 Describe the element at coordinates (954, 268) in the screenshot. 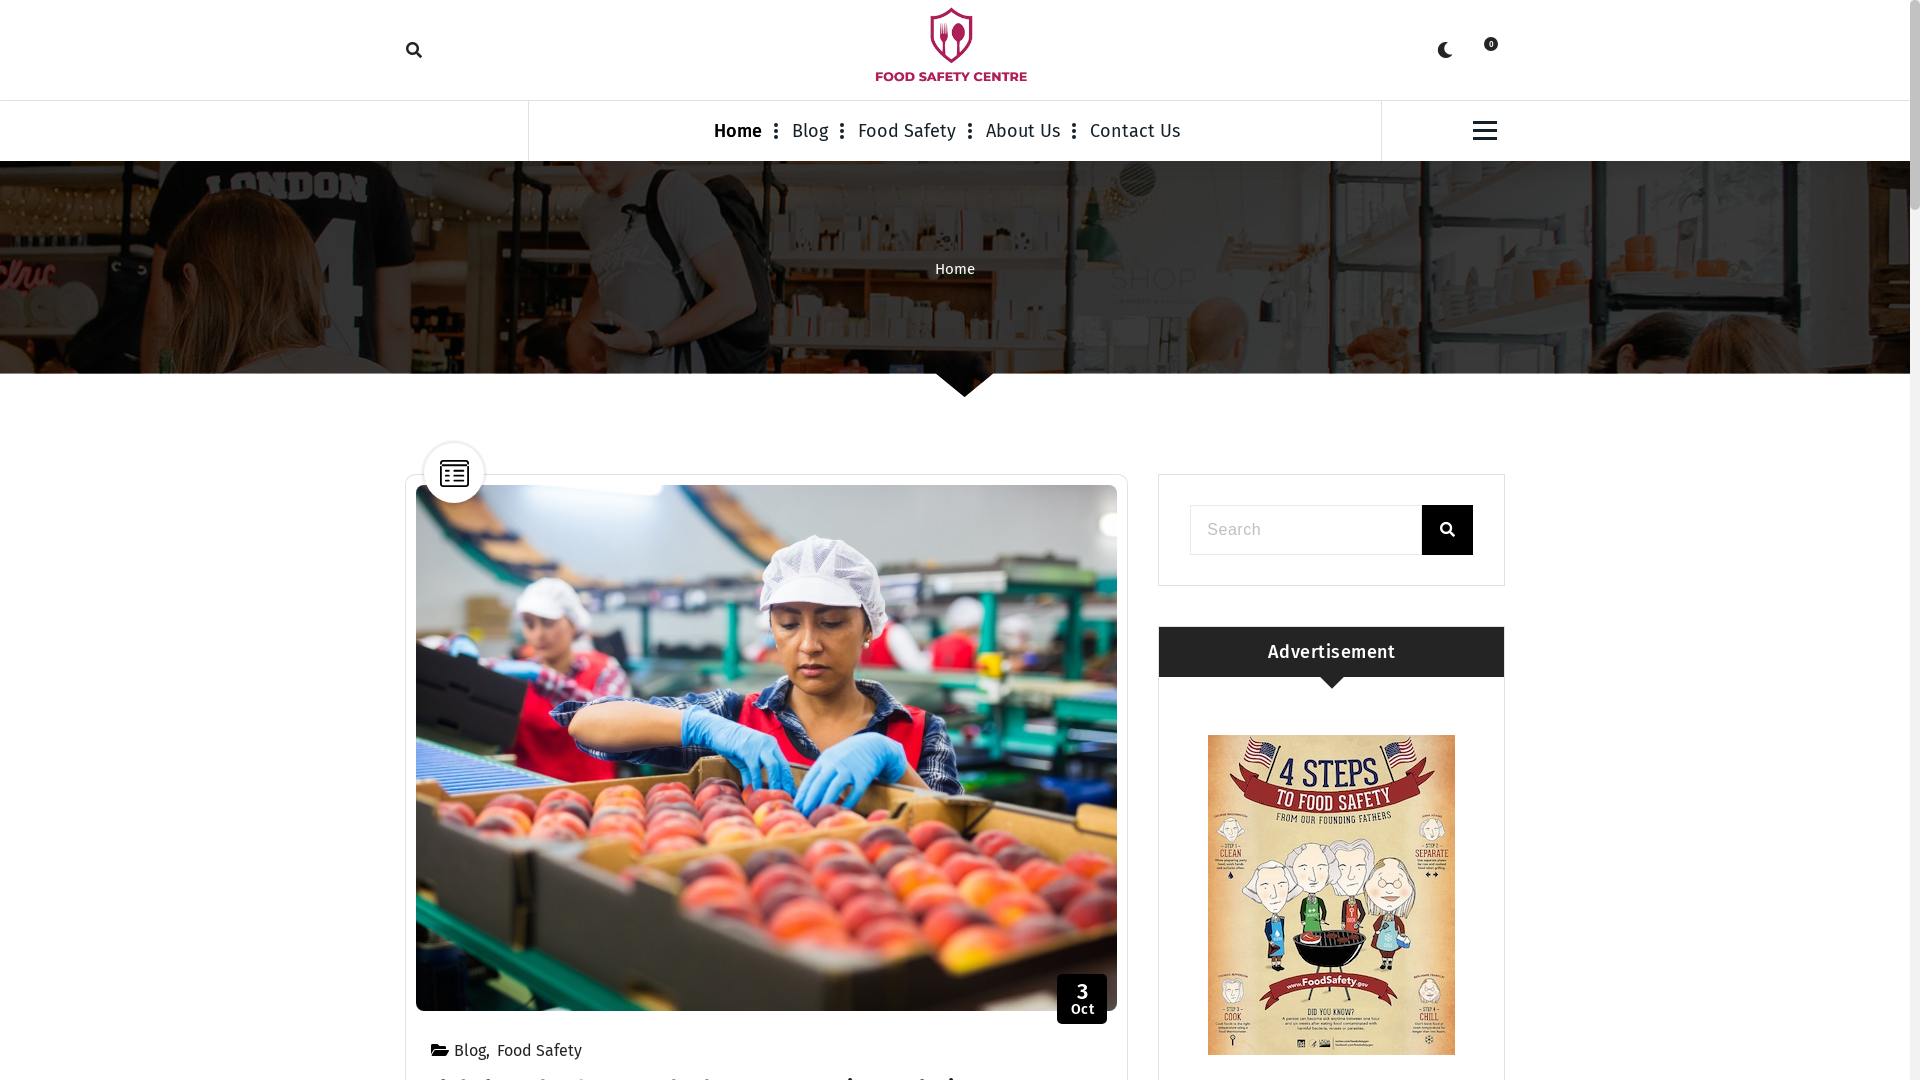

I see `'Home'` at that location.